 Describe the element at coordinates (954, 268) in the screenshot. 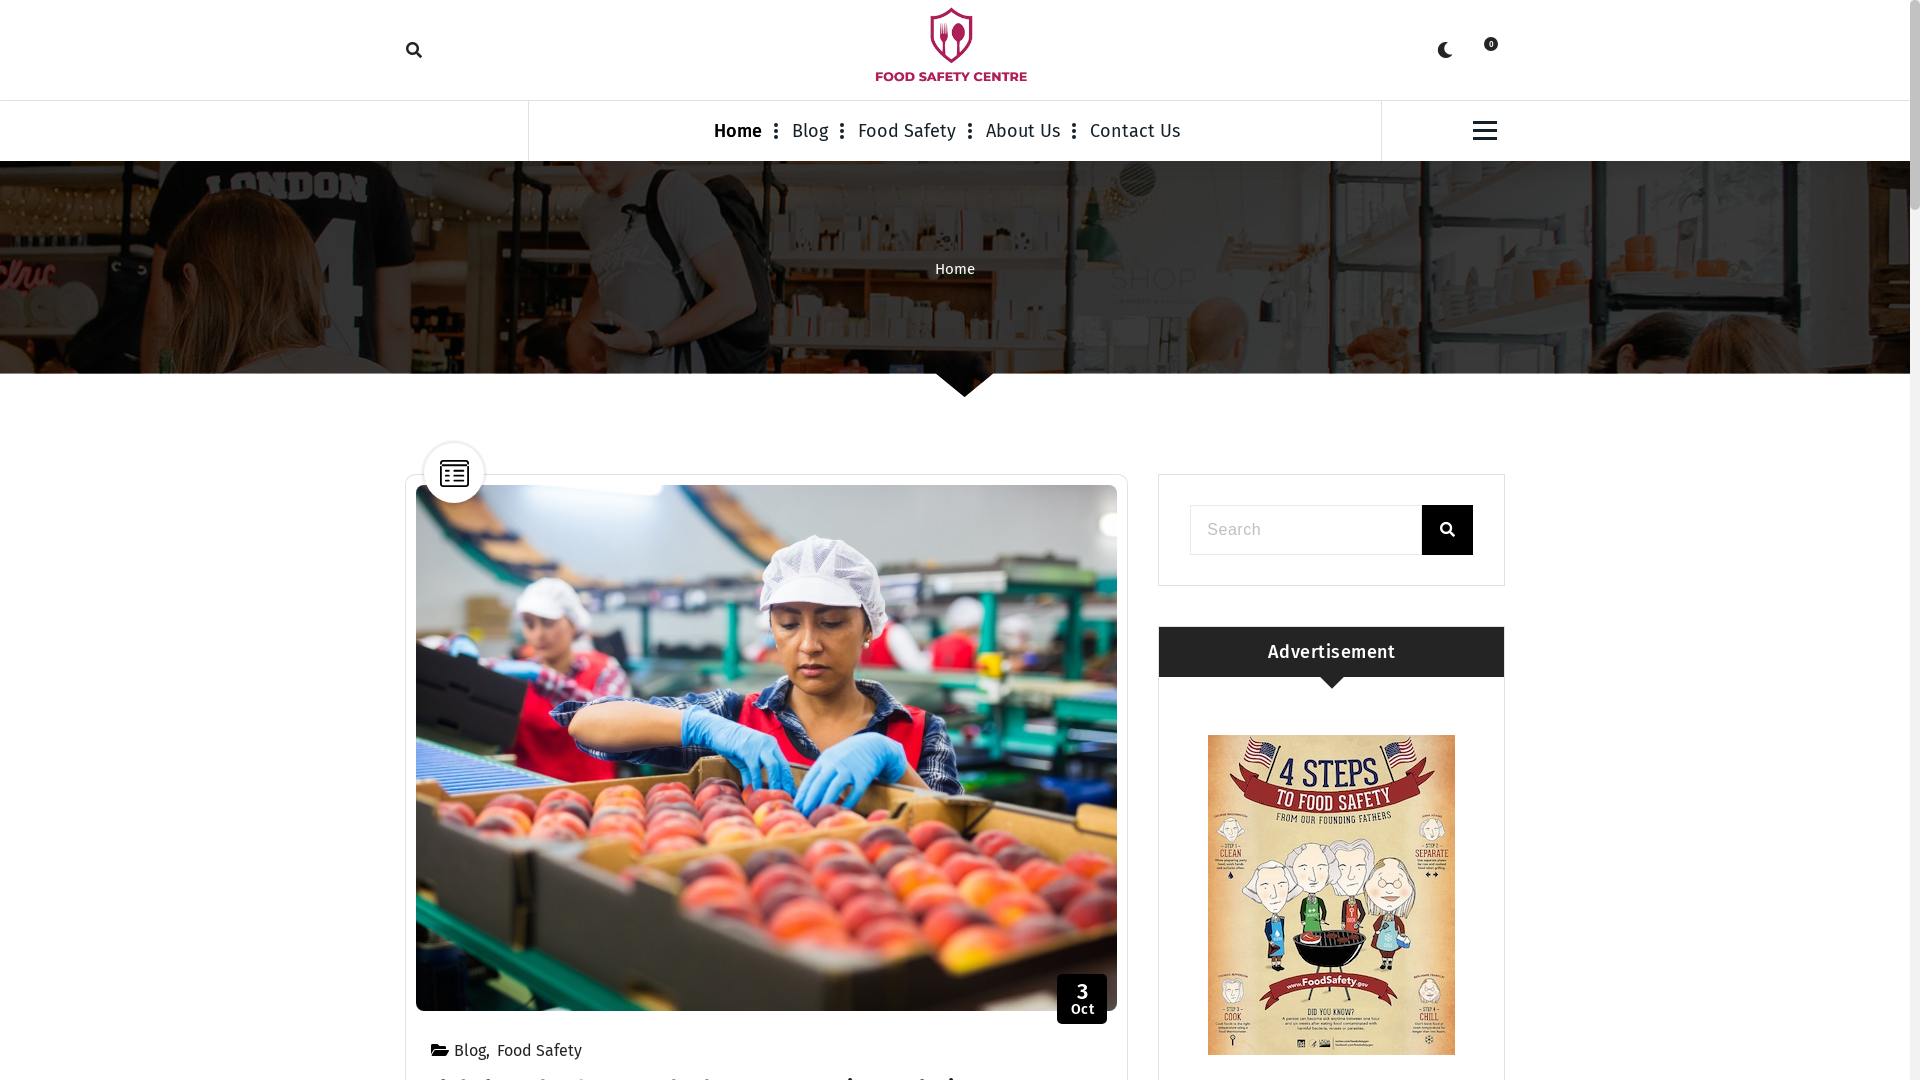

I see `'Home'` at that location.